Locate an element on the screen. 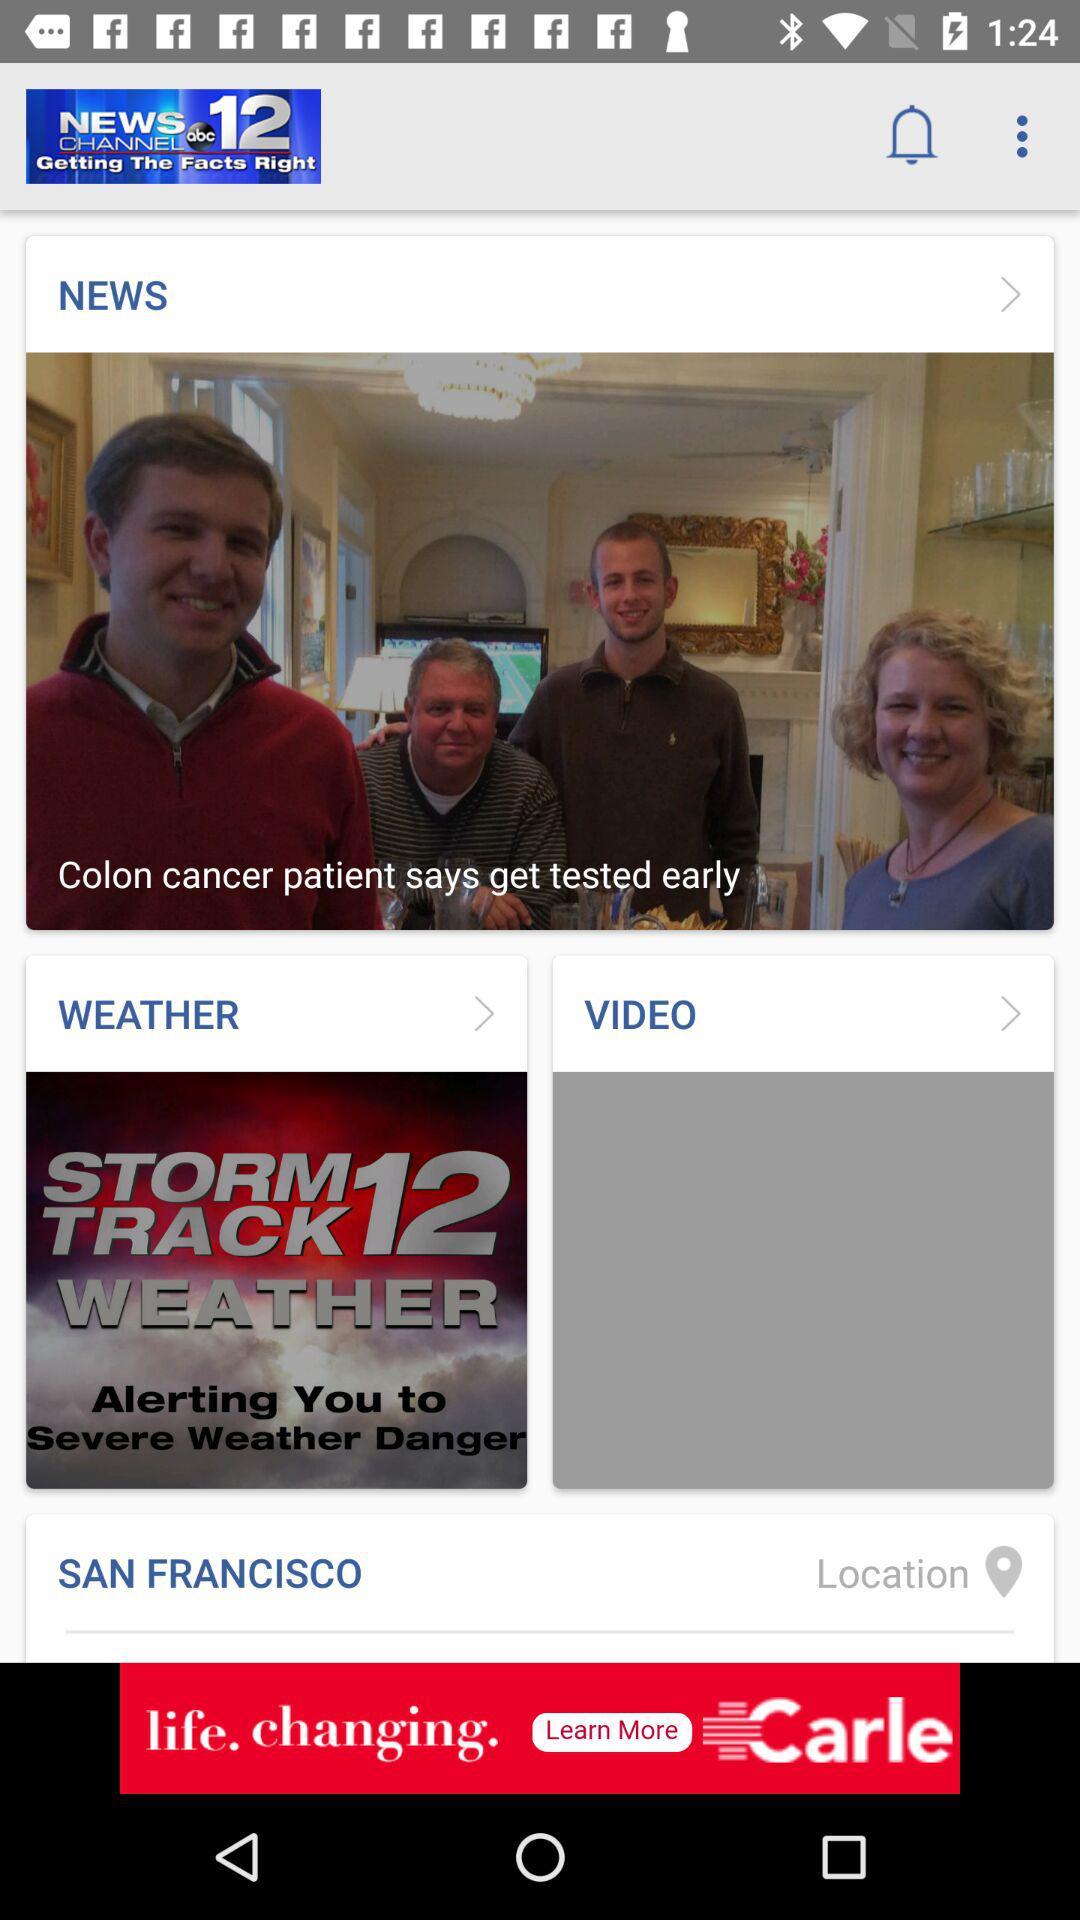 This screenshot has height=1920, width=1080. the weather picture at the bottom is located at coordinates (276, 1280).